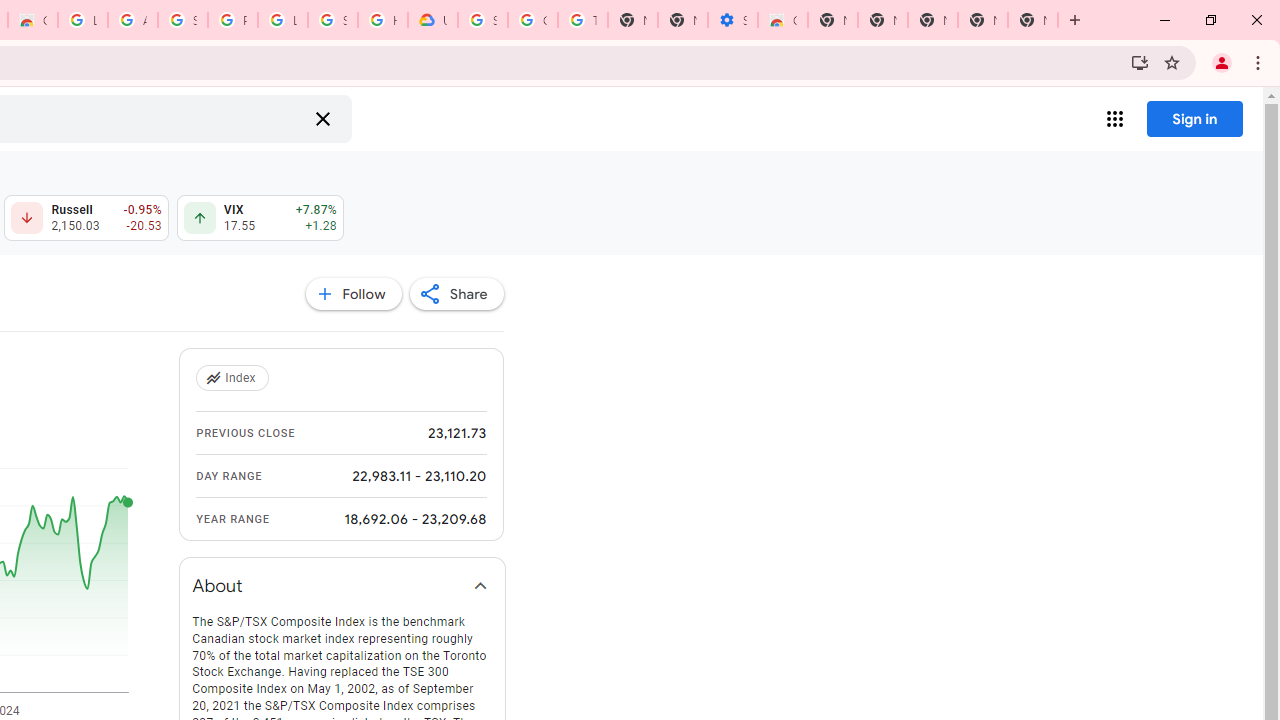 The height and width of the screenshot is (720, 1280). What do you see at coordinates (533, 20) in the screenshot?
I see `'Google Account Help'` at bounding box center [533, 20].